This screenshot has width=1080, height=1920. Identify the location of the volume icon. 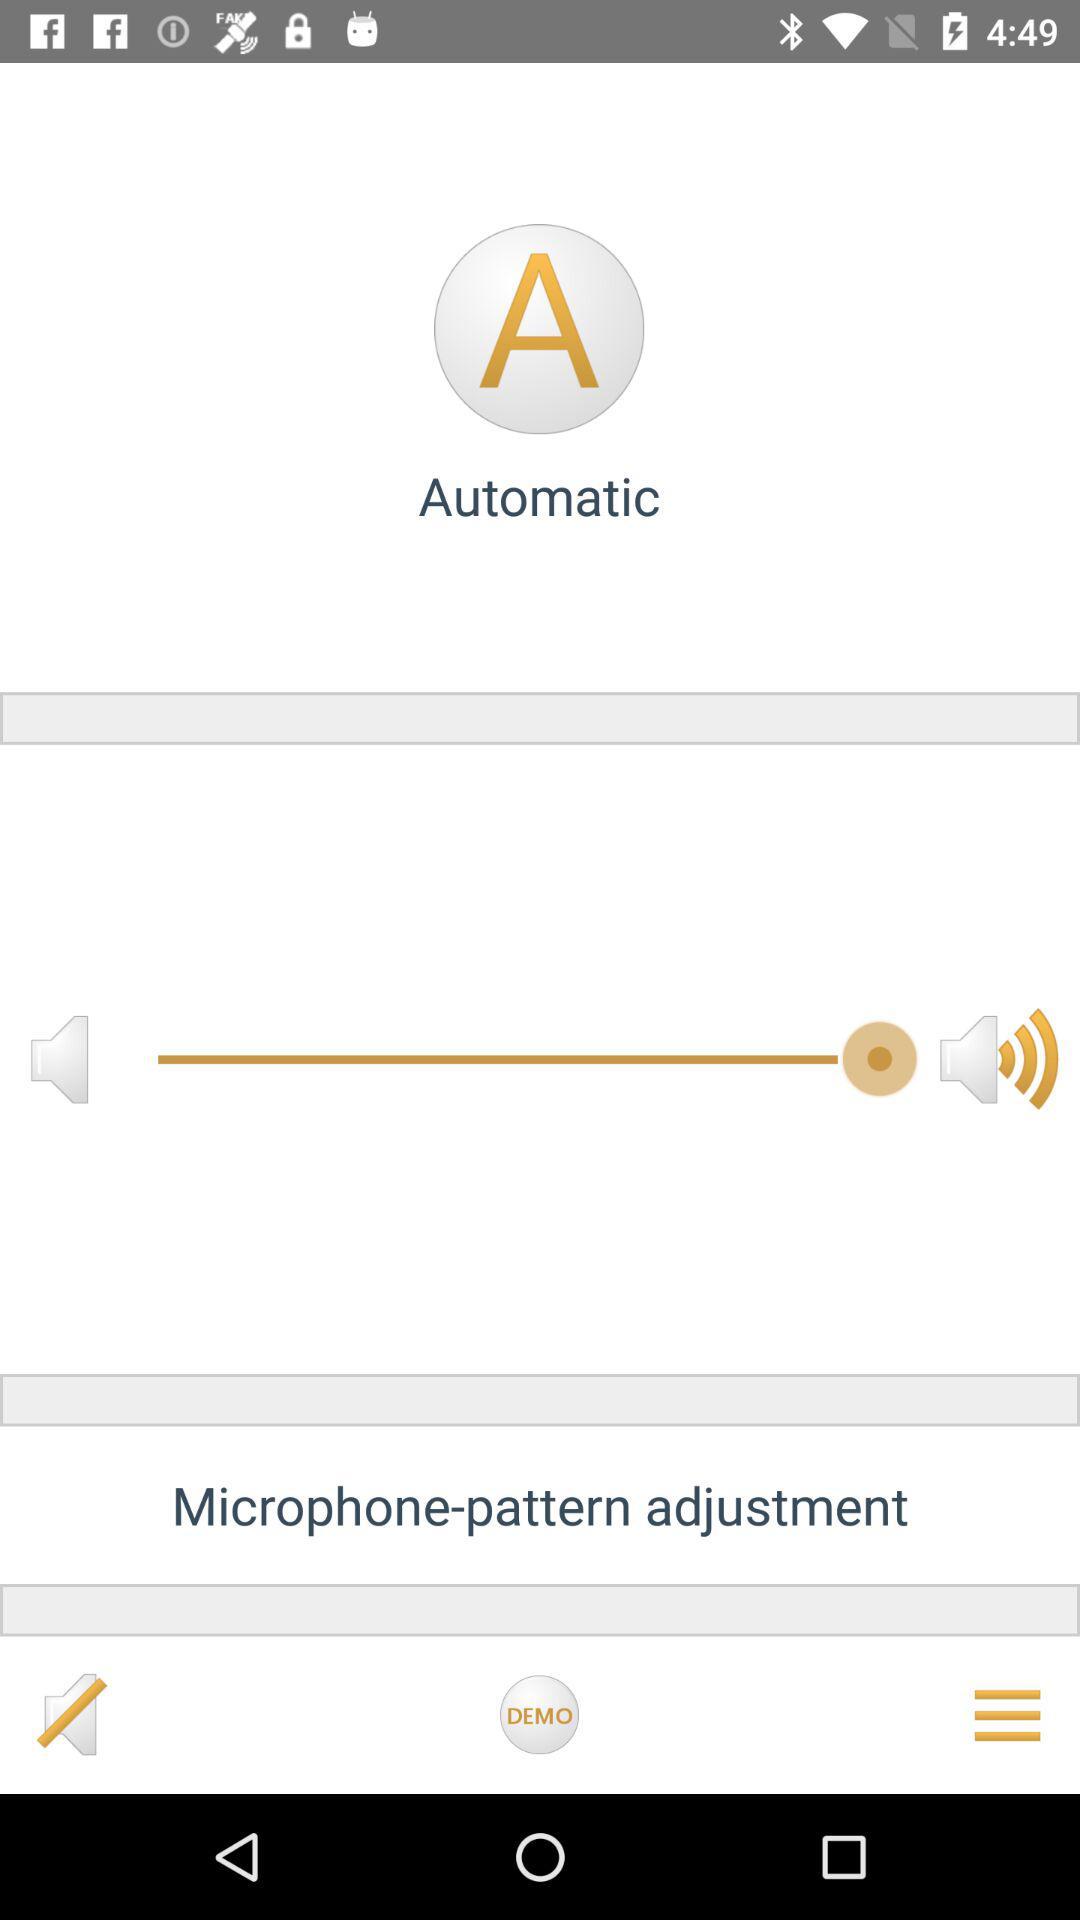
(58, 1058).